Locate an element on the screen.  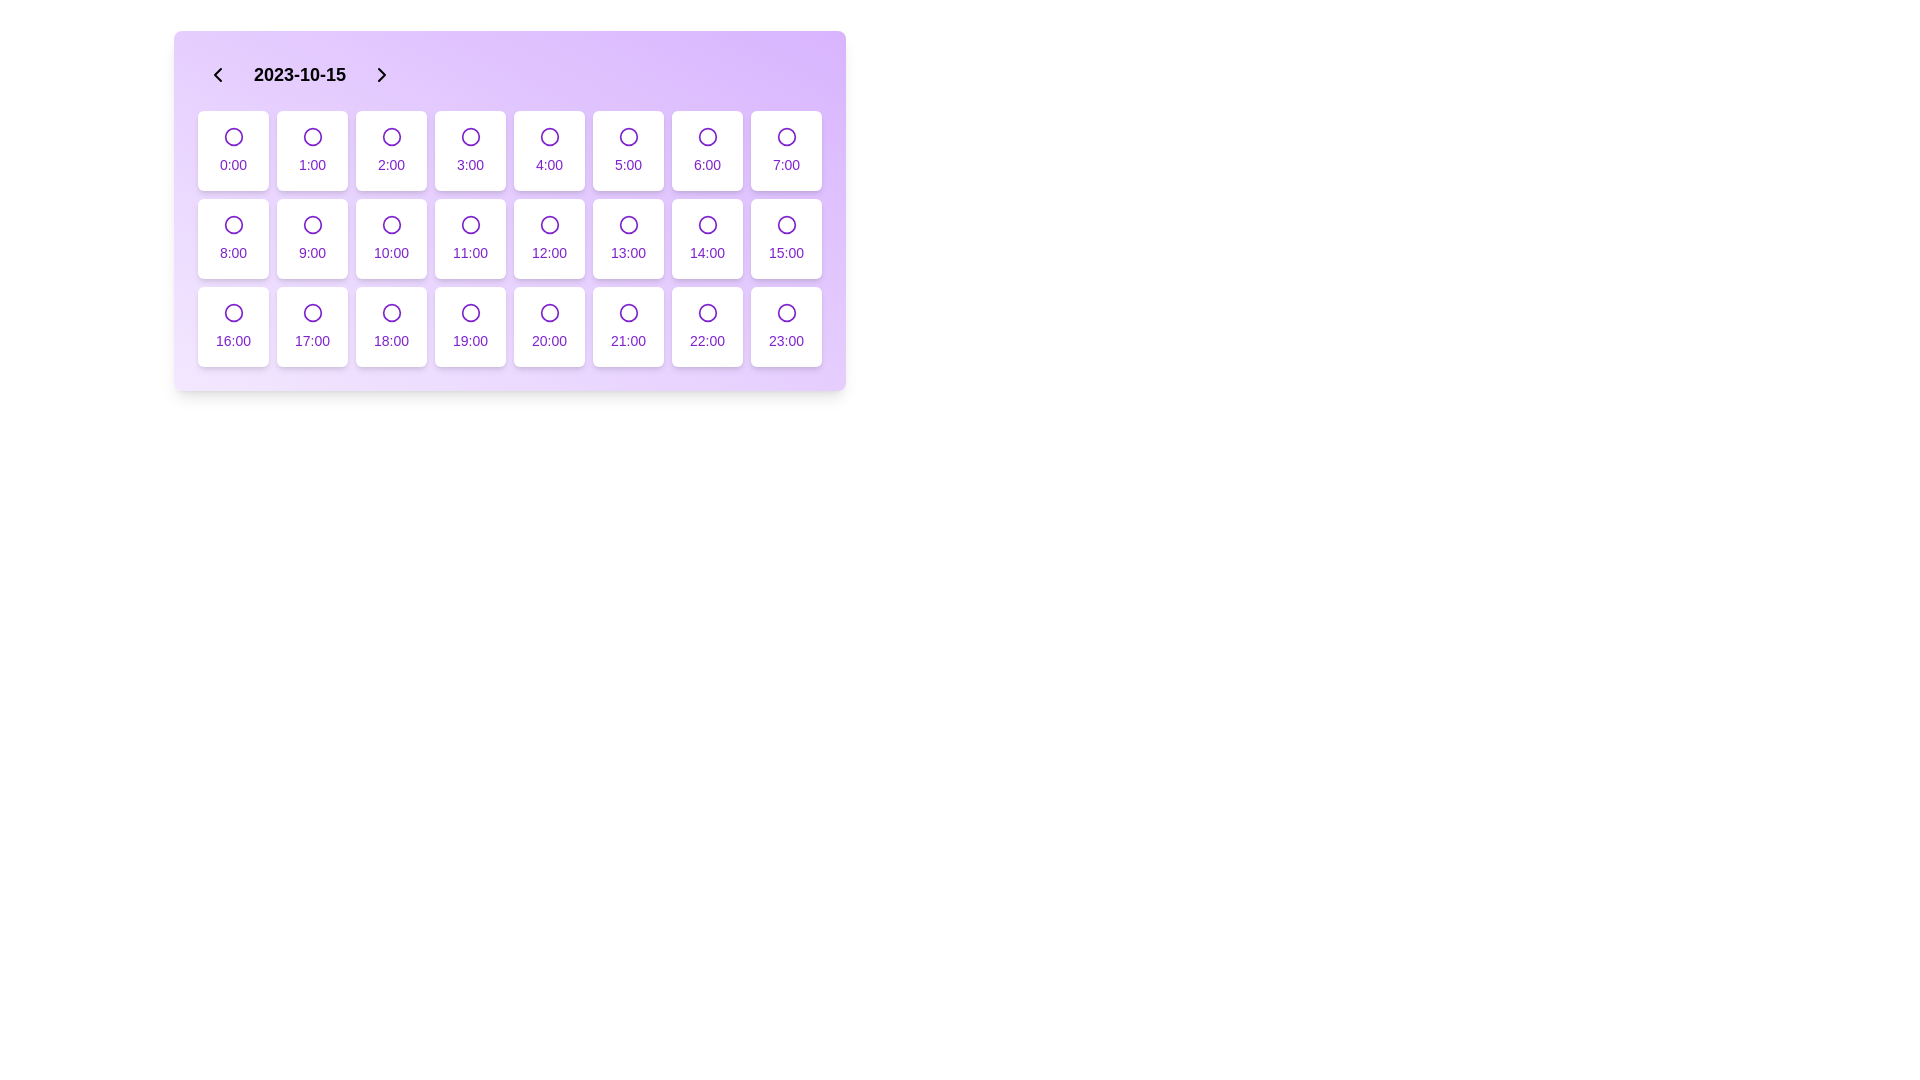
the left-pointing chevron icon located at the top-left corner of the interface is located at coordinates (217, 73).